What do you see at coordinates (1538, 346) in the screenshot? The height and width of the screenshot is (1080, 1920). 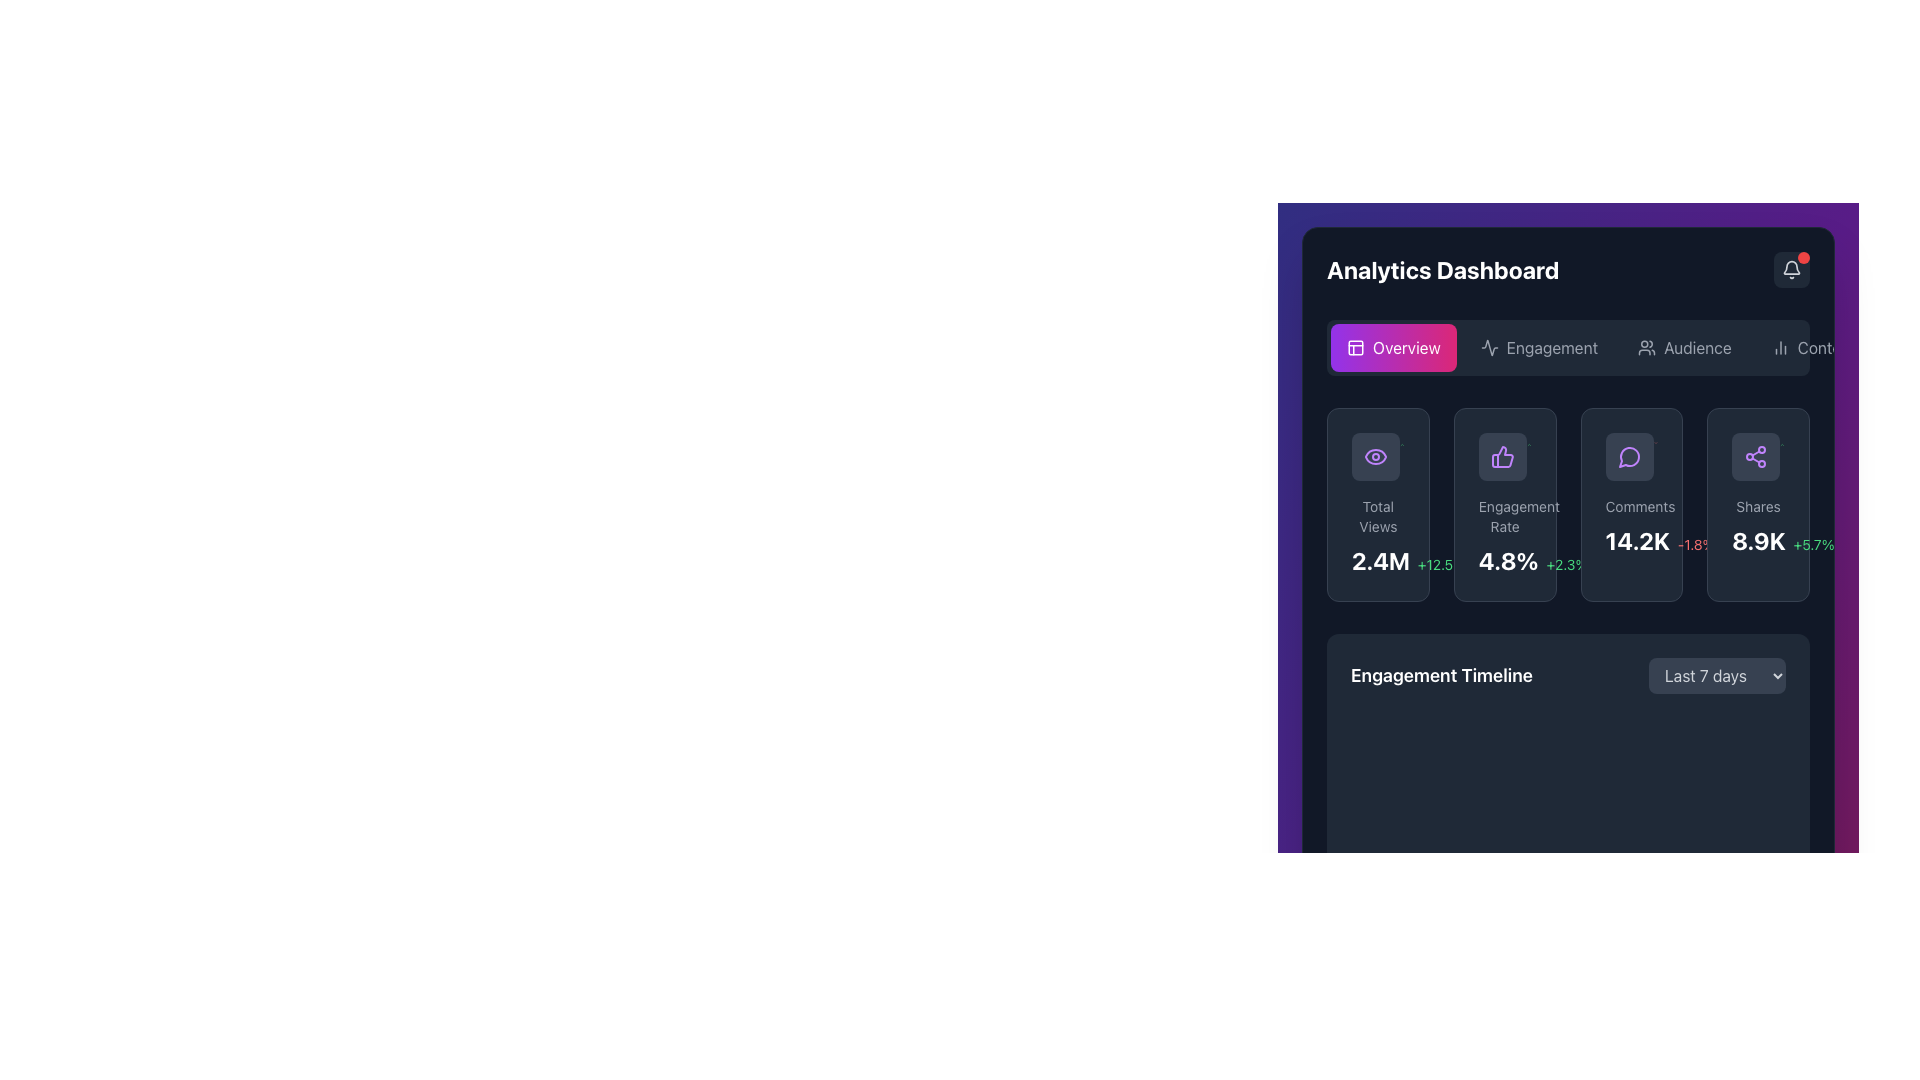 I see `the 'Engagement' button, which is a rectangular gray button with a waveform icon, positioned to the right of the 'Overview' button and to the left of the 'Audience' button` at bounding box center [1538, 346].